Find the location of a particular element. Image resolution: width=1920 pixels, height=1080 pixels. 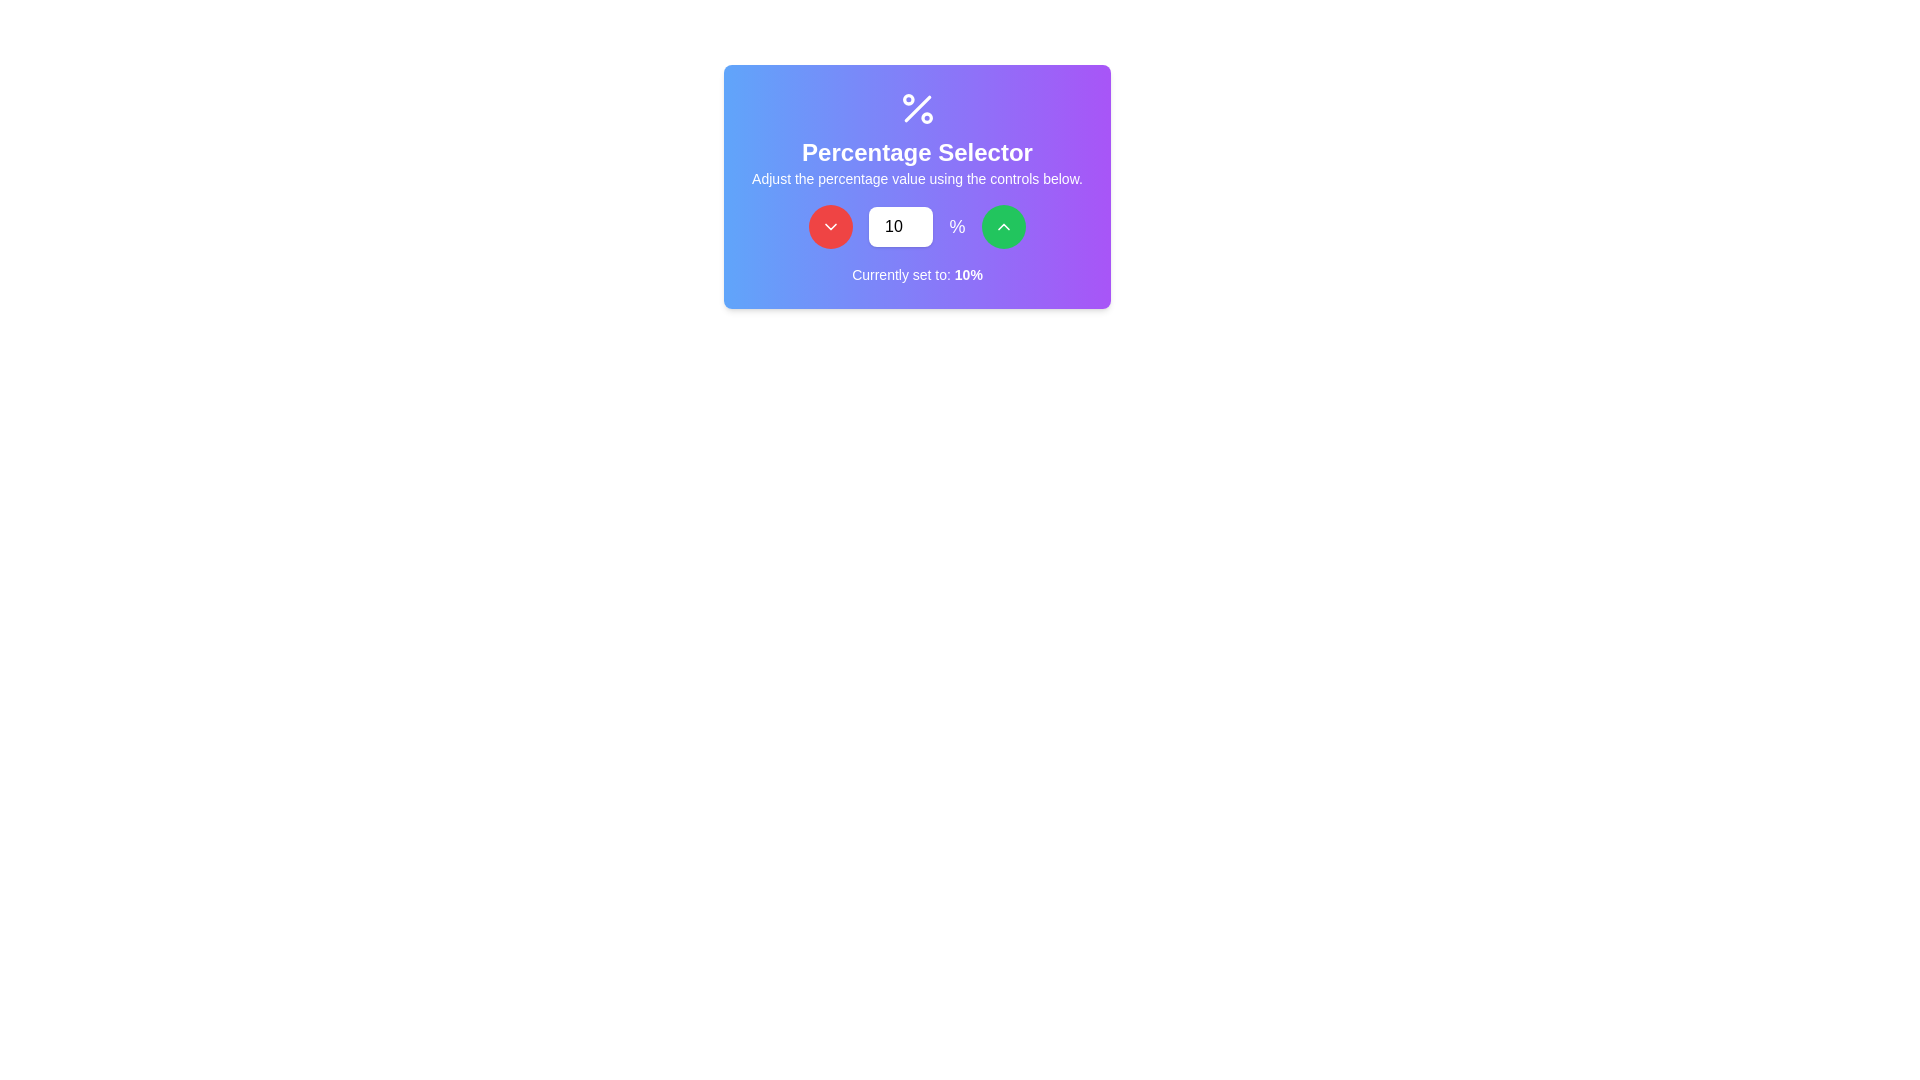

the text block labeled 'Percentage Selector', which contains instructions for adjusting the percentage value, and is centrally aligned on a gradient background is located at coordinates (916, 137).